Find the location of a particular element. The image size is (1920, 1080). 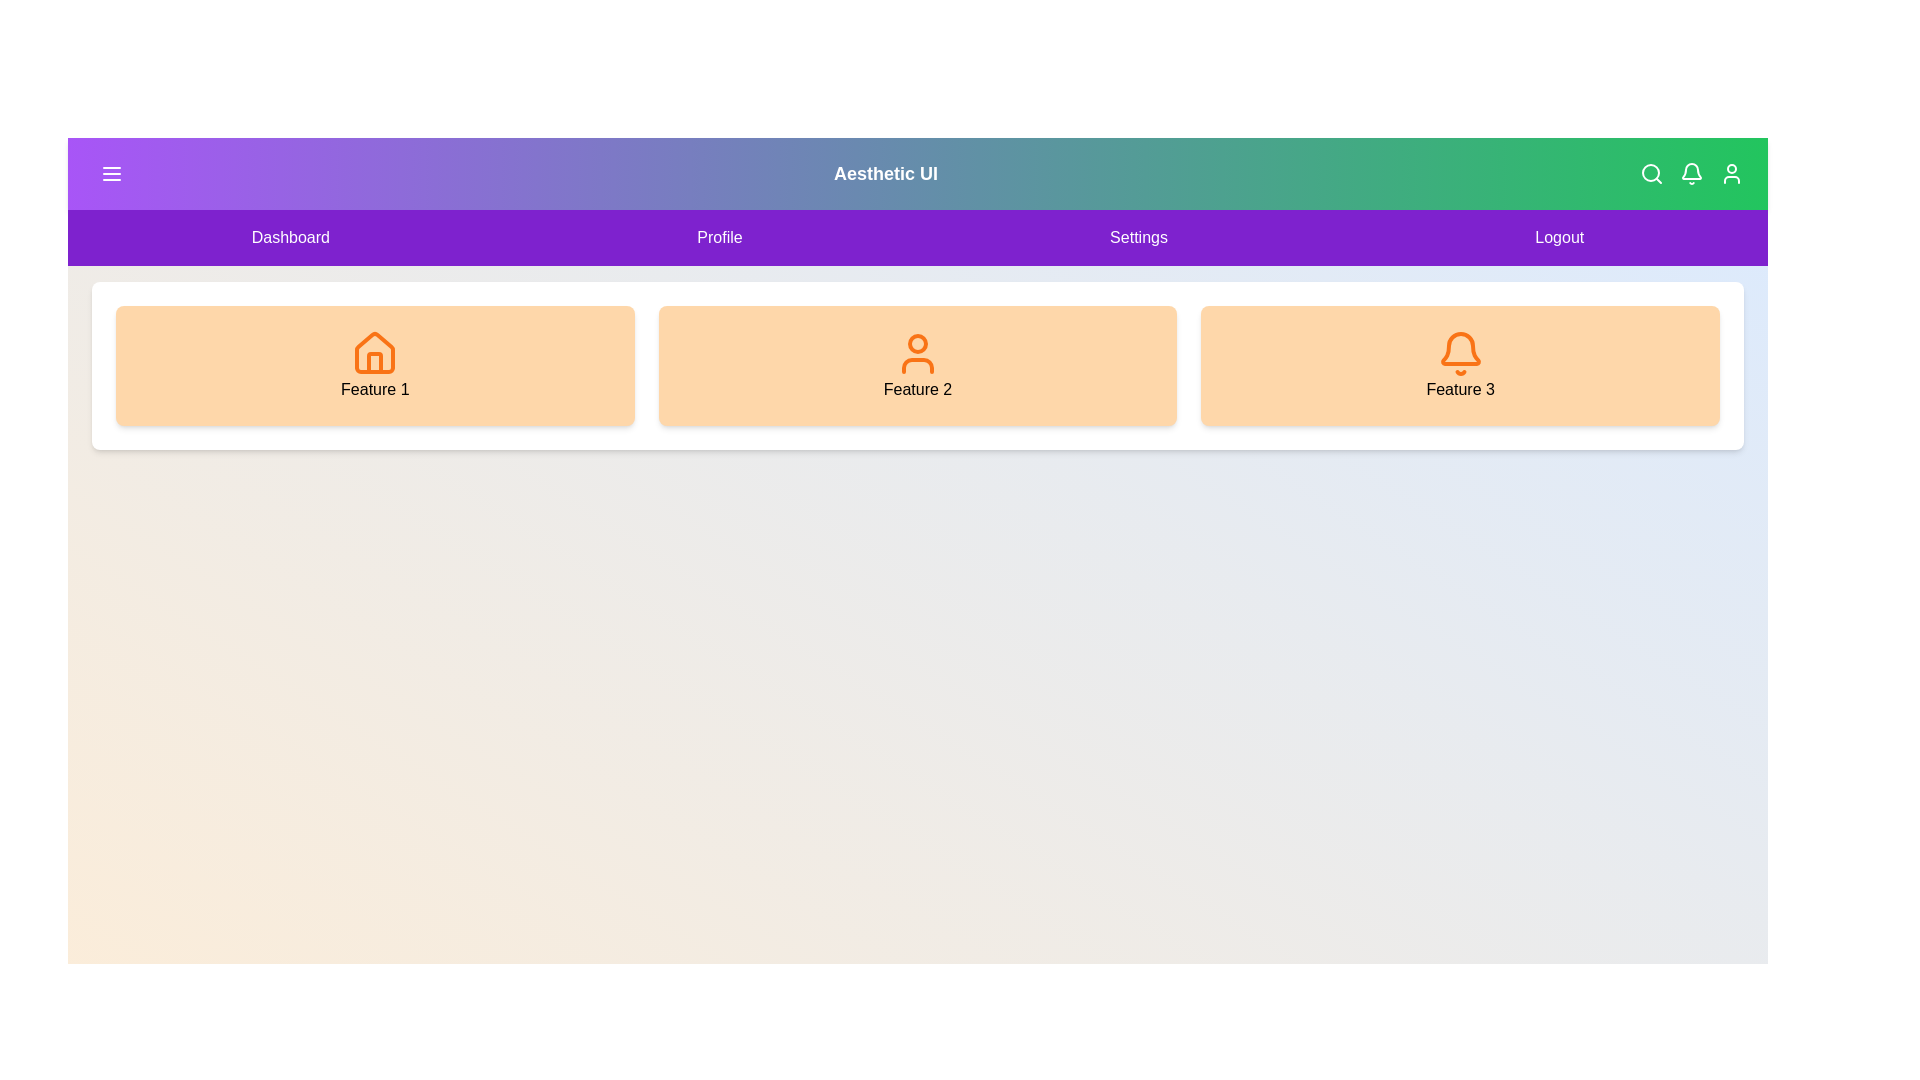

the menu button to toggle the menu visibility is located at coordinates (110, 172).